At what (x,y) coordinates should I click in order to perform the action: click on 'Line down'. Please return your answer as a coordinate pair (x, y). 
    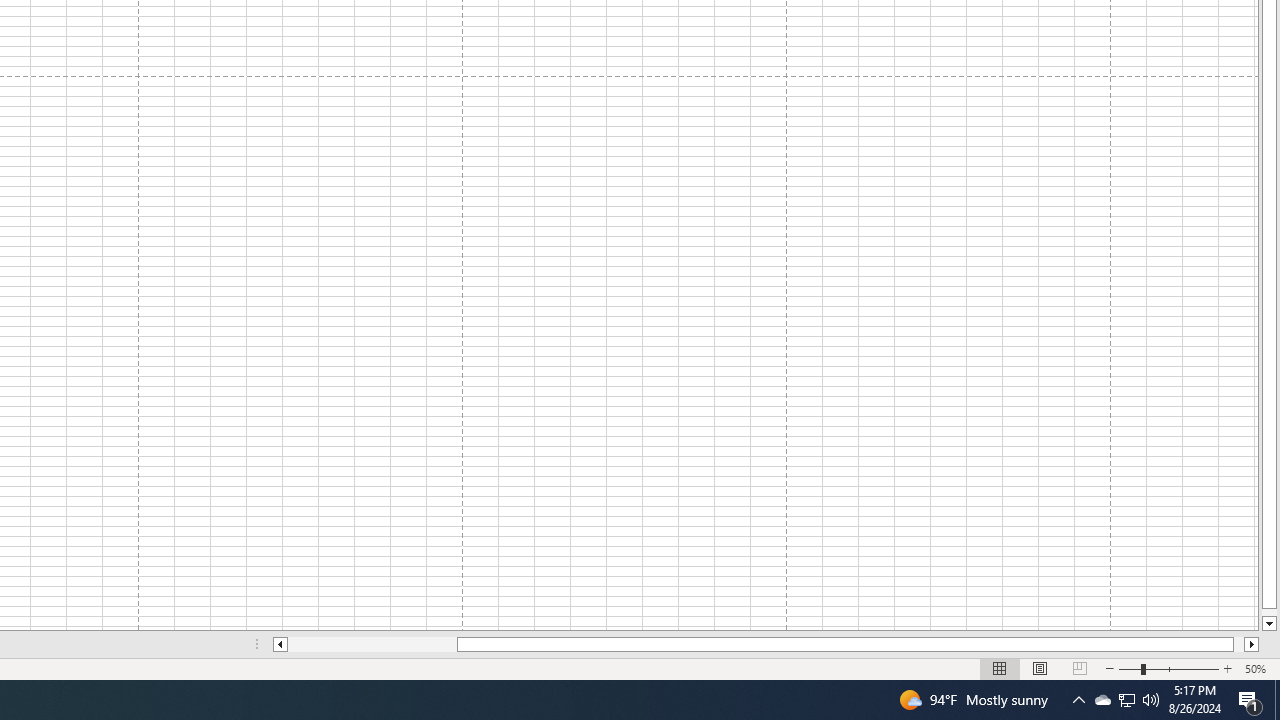
    Looking at the image, I should click on (1268, 623).